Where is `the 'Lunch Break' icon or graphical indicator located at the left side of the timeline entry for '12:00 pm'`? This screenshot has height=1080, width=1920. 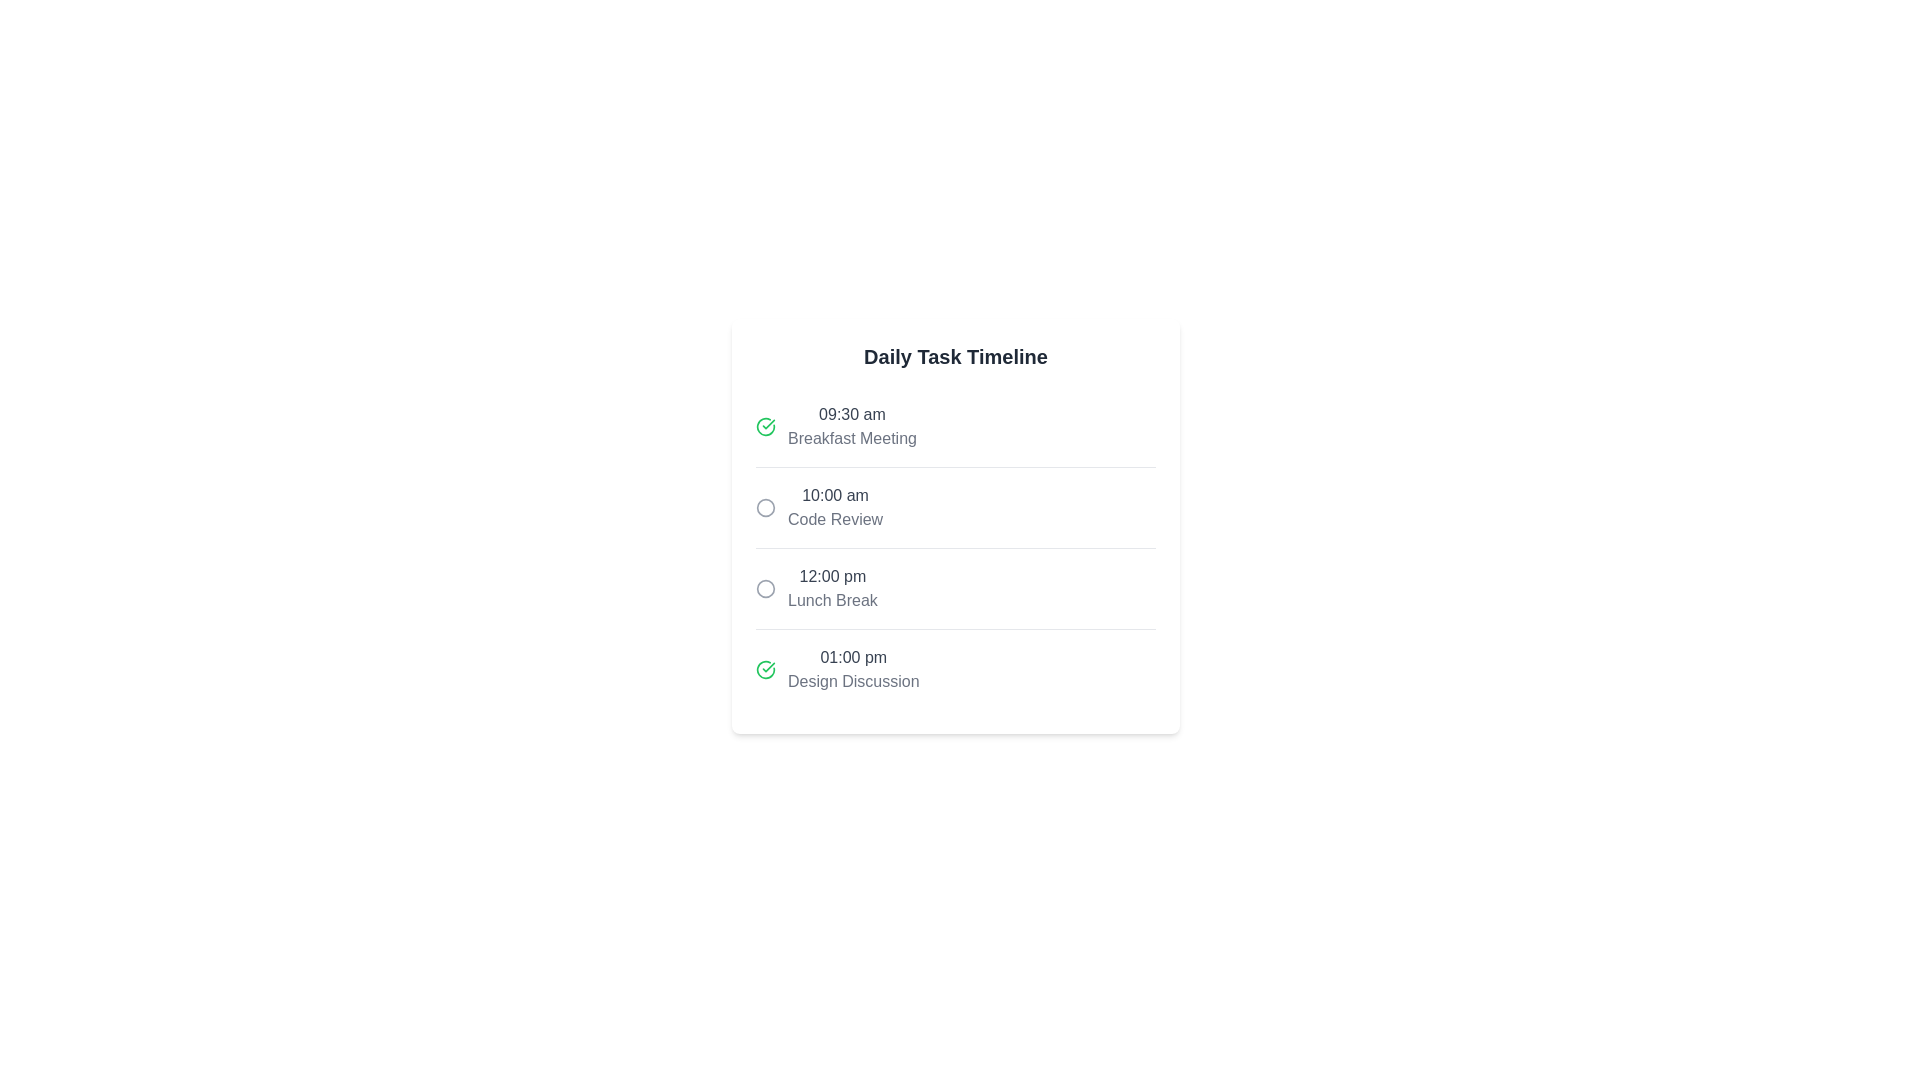 the 'Lunch Break' icon or graphical indicator located at the left side of the timeline entry for '12:00 pm' is located at coordinates (765, 588).